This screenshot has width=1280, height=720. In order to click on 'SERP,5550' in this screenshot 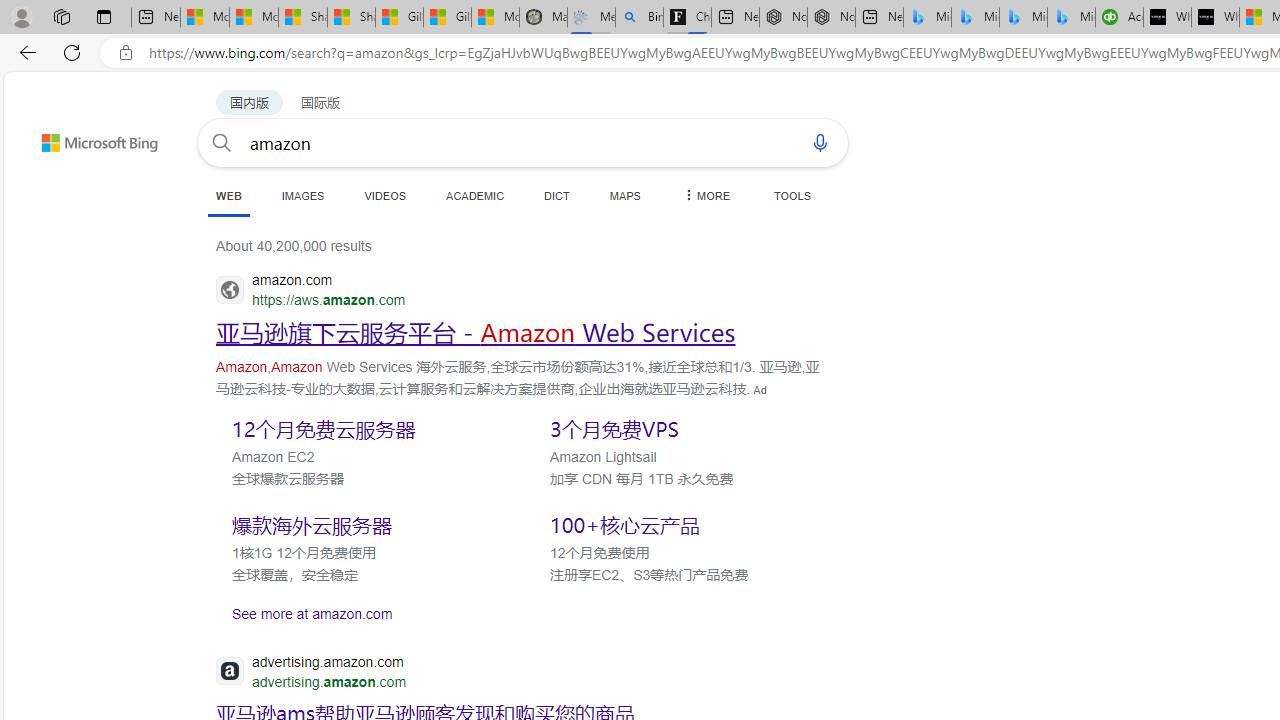, I will do `click(365, 427)`.